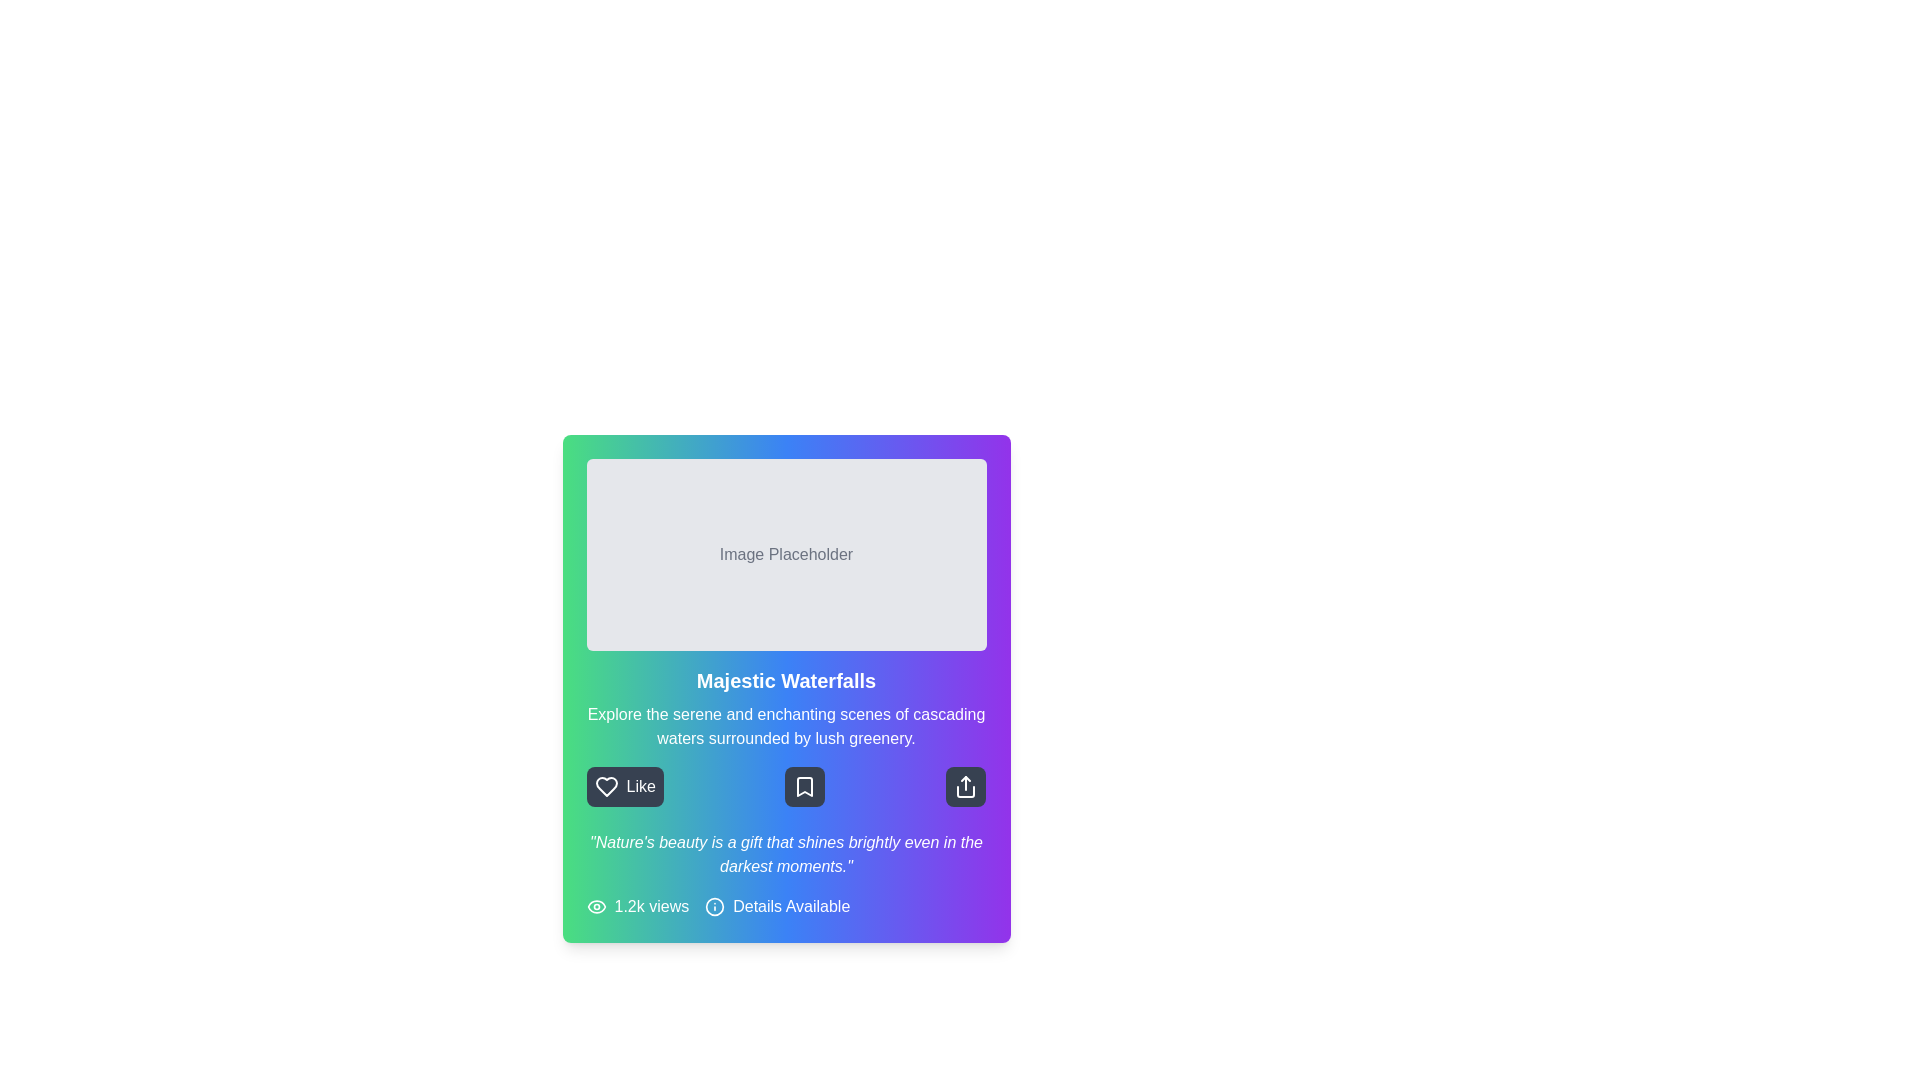 This screenshot has width=1920, height=1080. What do you see at coordinates (785, 906) in the screenshot?
I see `the 'Details Available' icon of the informative text with icons located at the bottom of the card` at bounding box center [785, 906].